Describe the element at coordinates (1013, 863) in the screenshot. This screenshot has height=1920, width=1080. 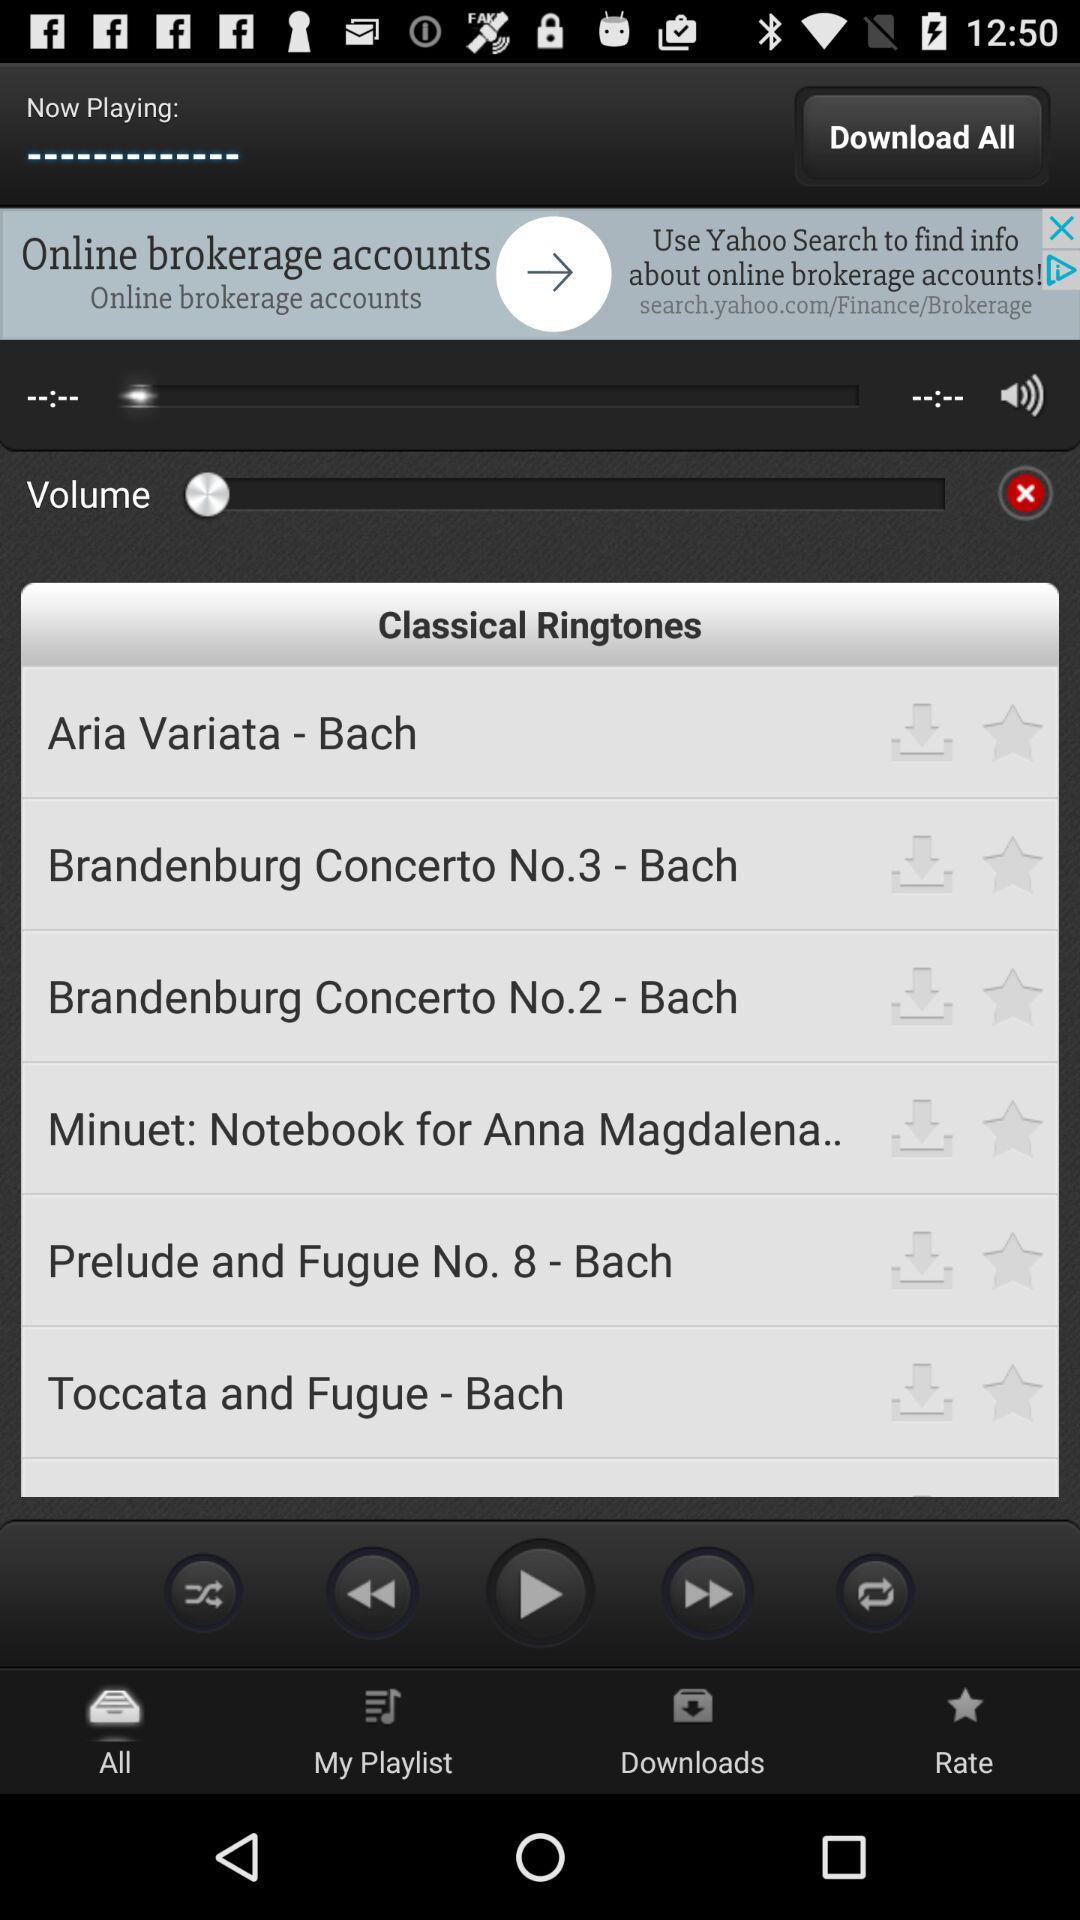
I see `song` at that location.